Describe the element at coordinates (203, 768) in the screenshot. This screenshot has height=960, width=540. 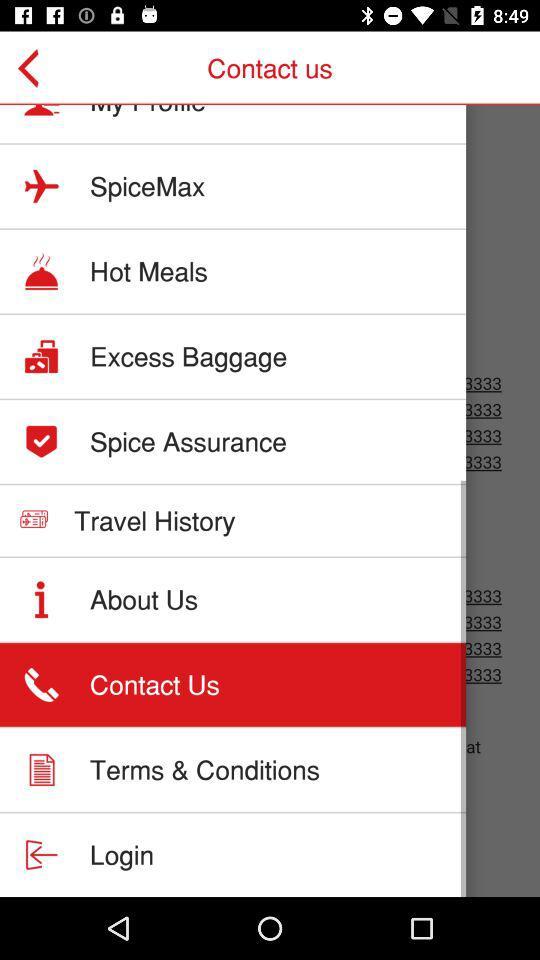
I see `item below contact us` at that location.